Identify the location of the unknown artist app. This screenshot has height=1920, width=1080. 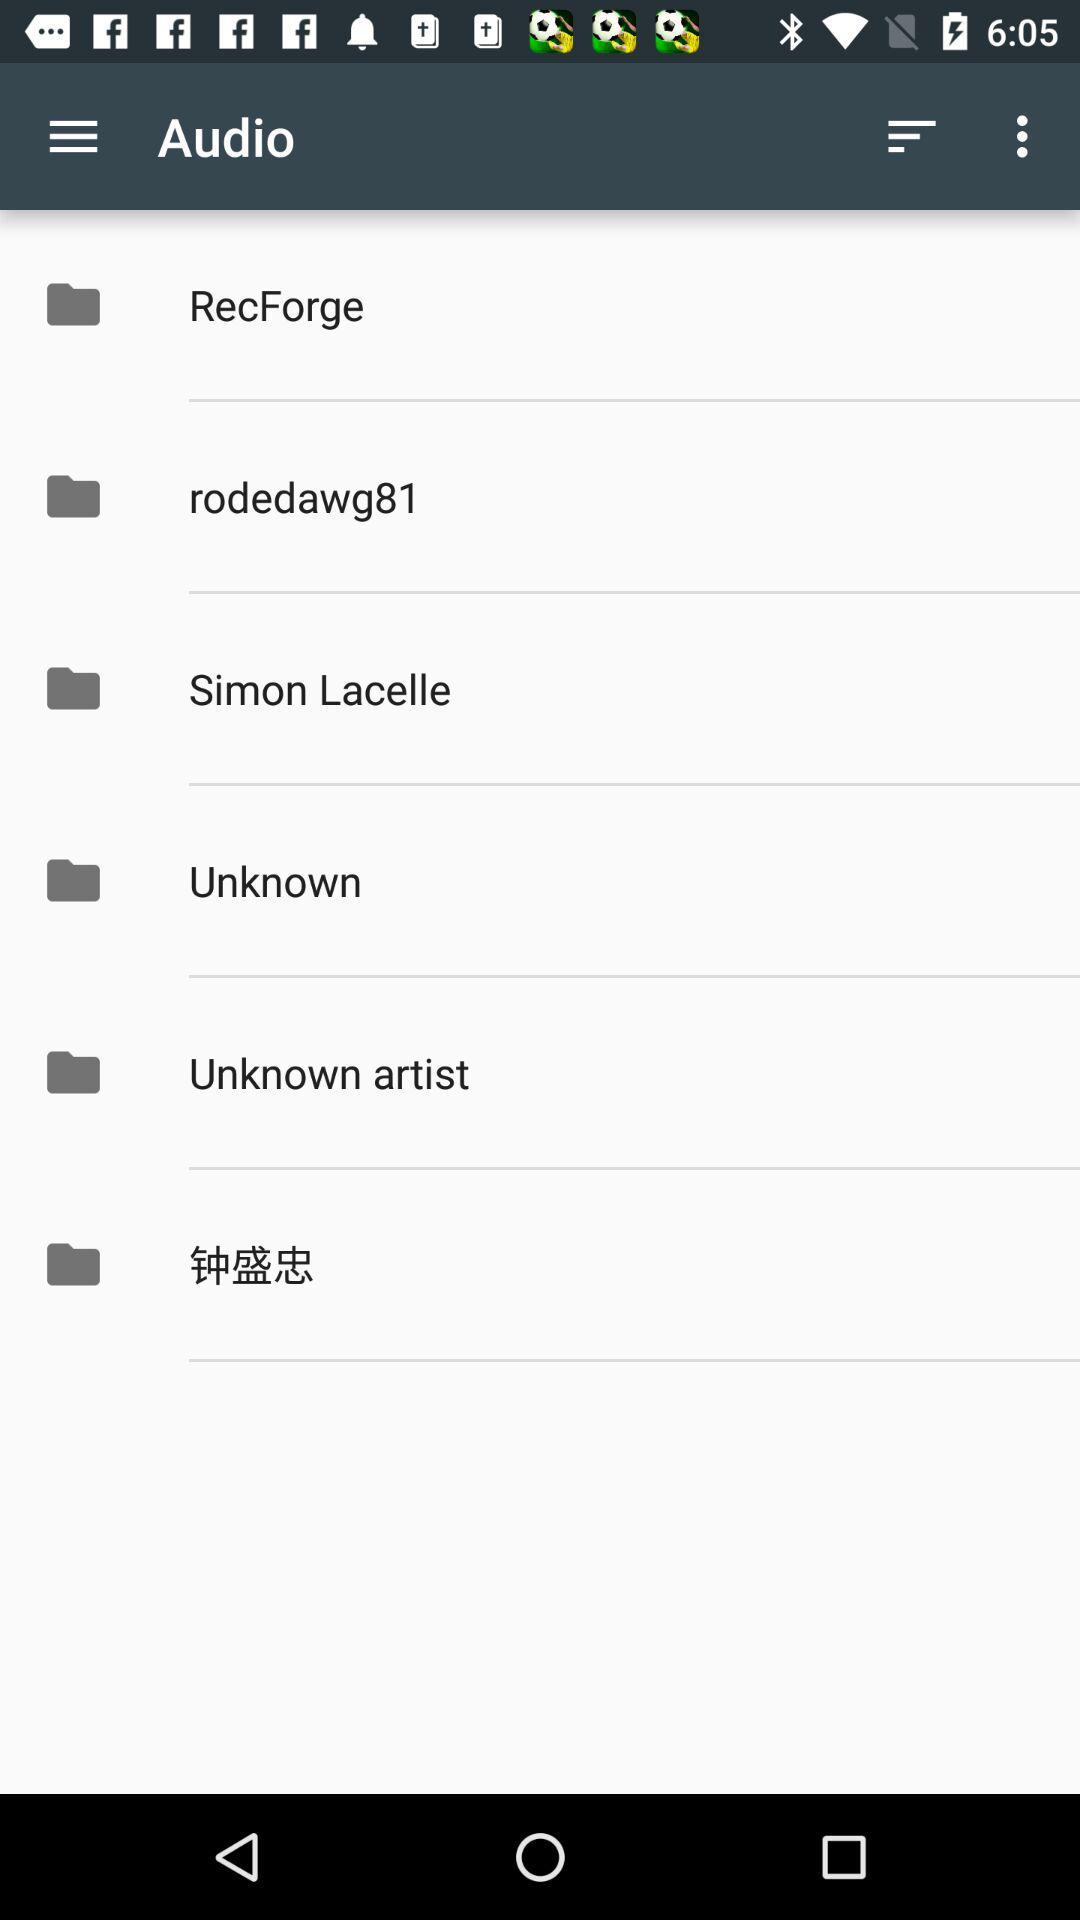
(612, 1071).